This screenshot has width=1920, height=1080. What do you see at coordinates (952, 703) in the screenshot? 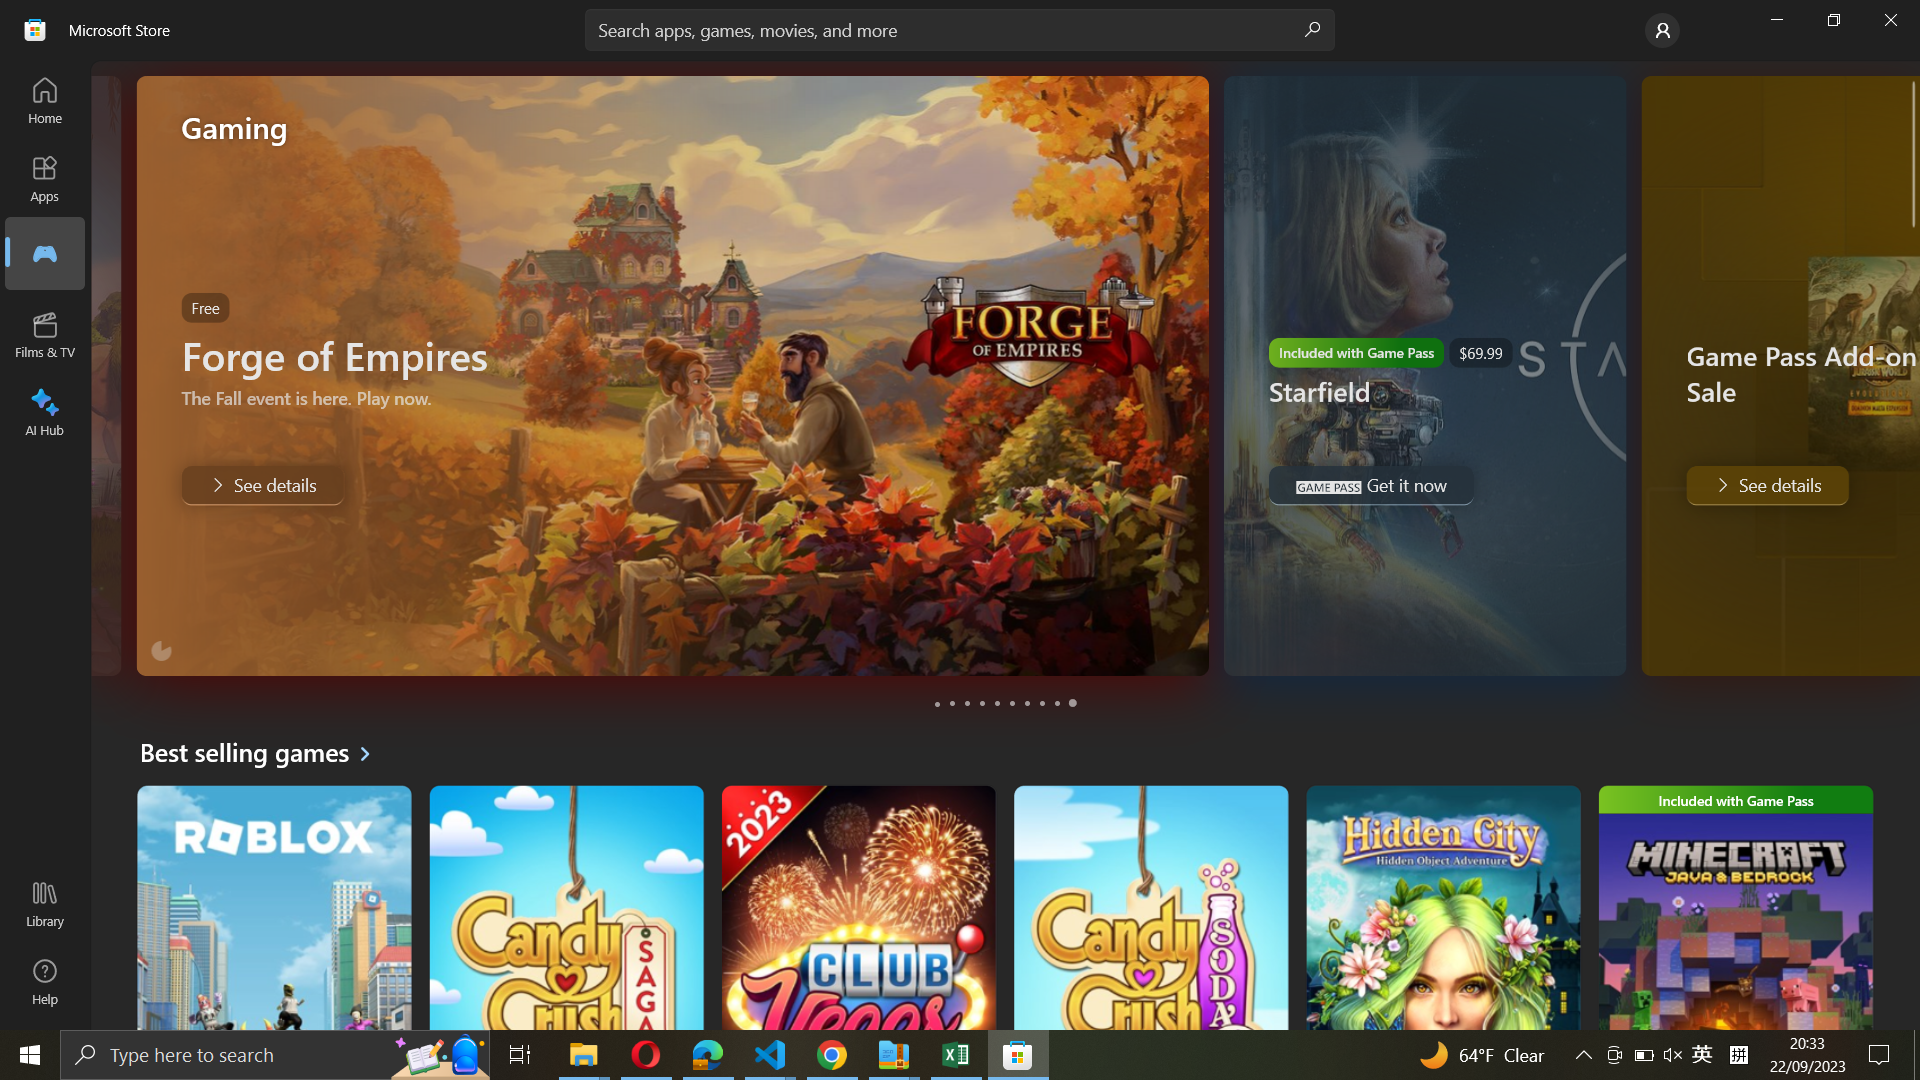
I see `To view Starfield game details, perform a mouse click on the marked spot` at bounding box center [952, 703].